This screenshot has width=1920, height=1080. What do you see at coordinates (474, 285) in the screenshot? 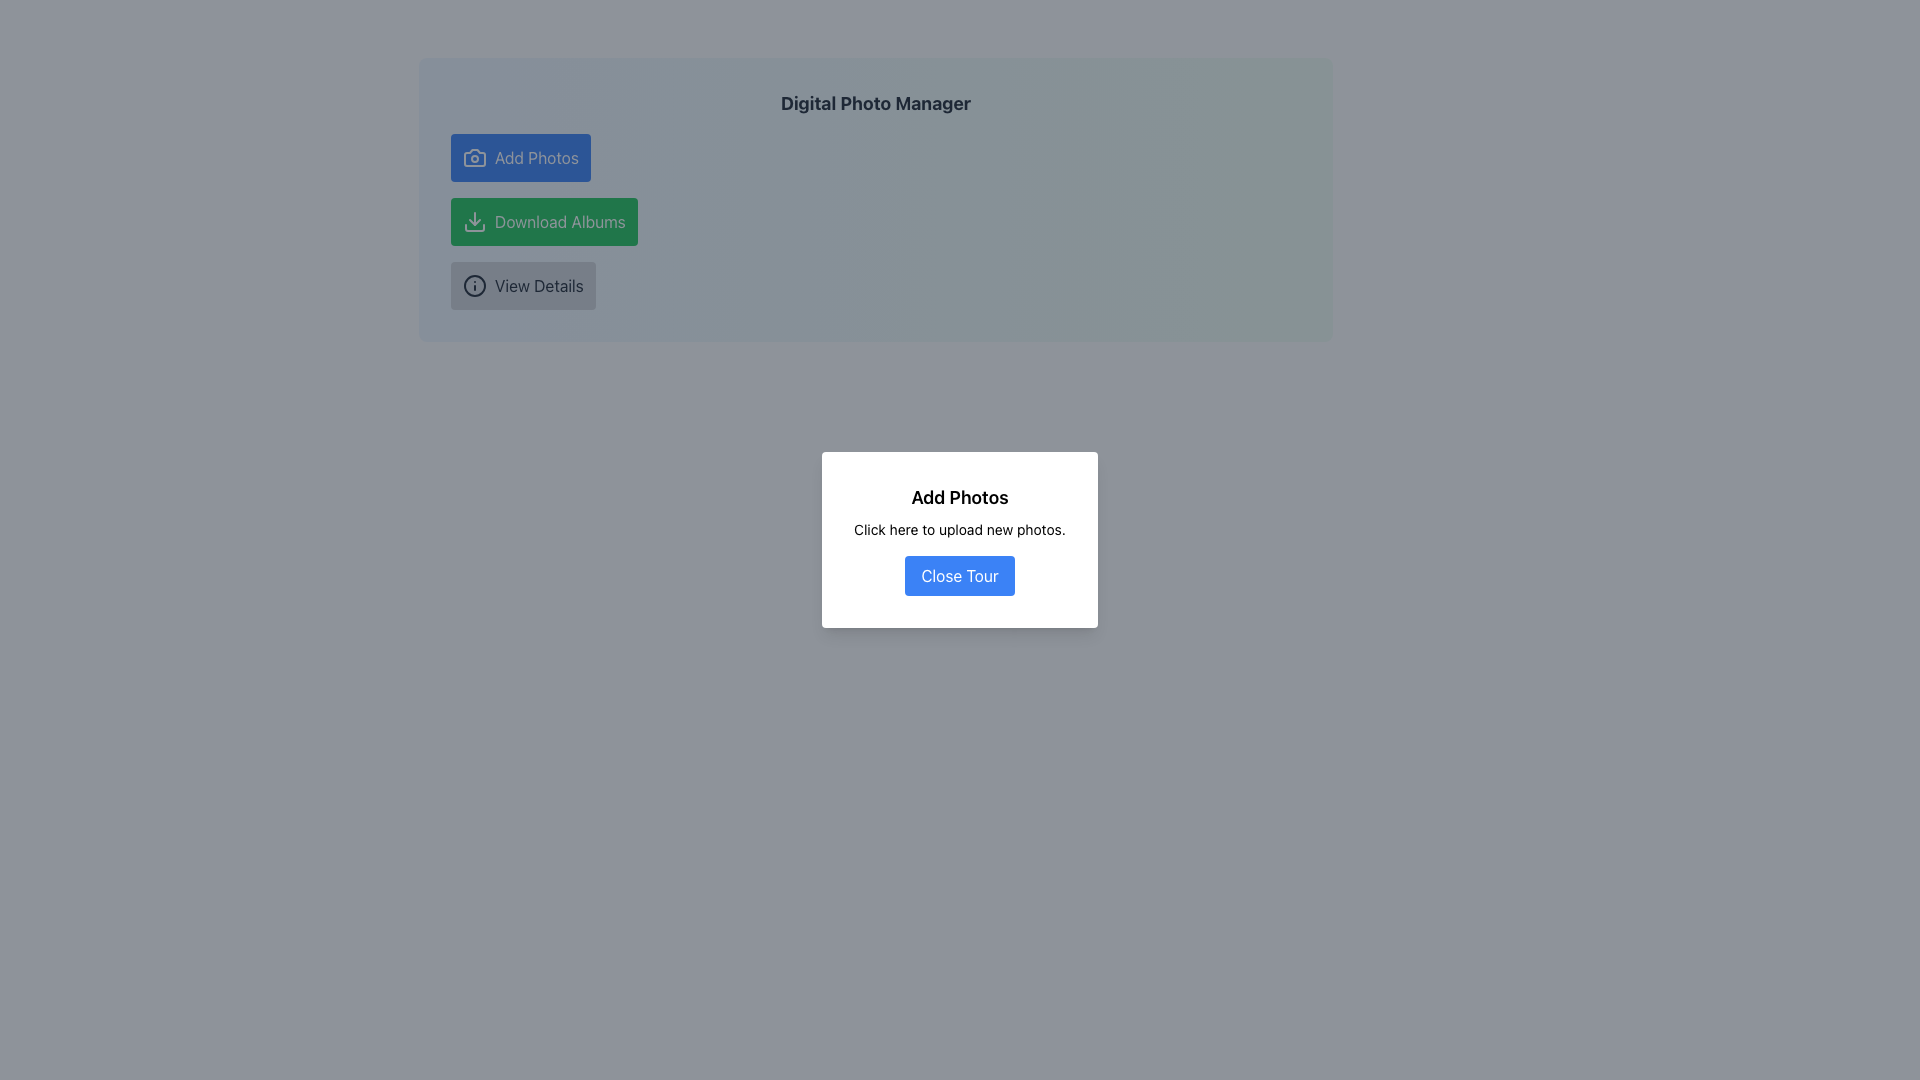
I see `the circle element within the SVG that enhances the information symbol of the 'View Details' button located at the bottom of a cluster of buttons` at bounding box center [474, 285].